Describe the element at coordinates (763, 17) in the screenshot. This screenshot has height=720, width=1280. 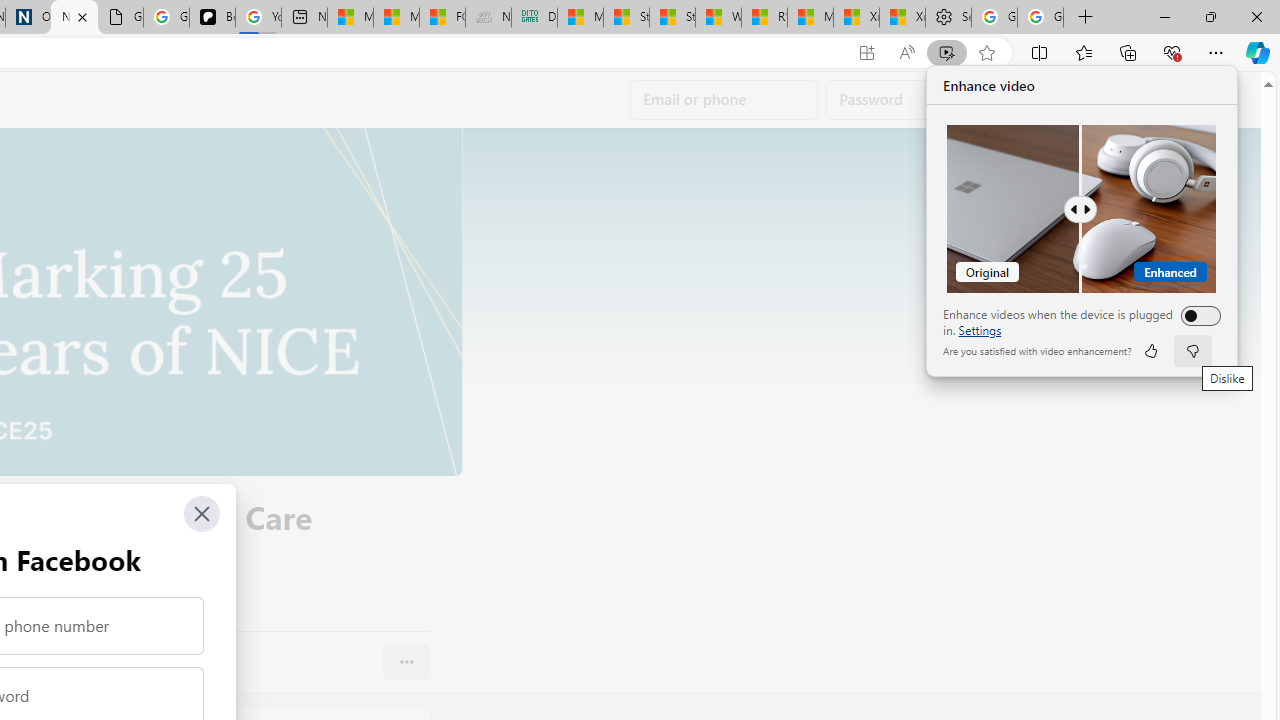
I see `'R******* | Trusted Community Engagement and Contributions'` at that location.